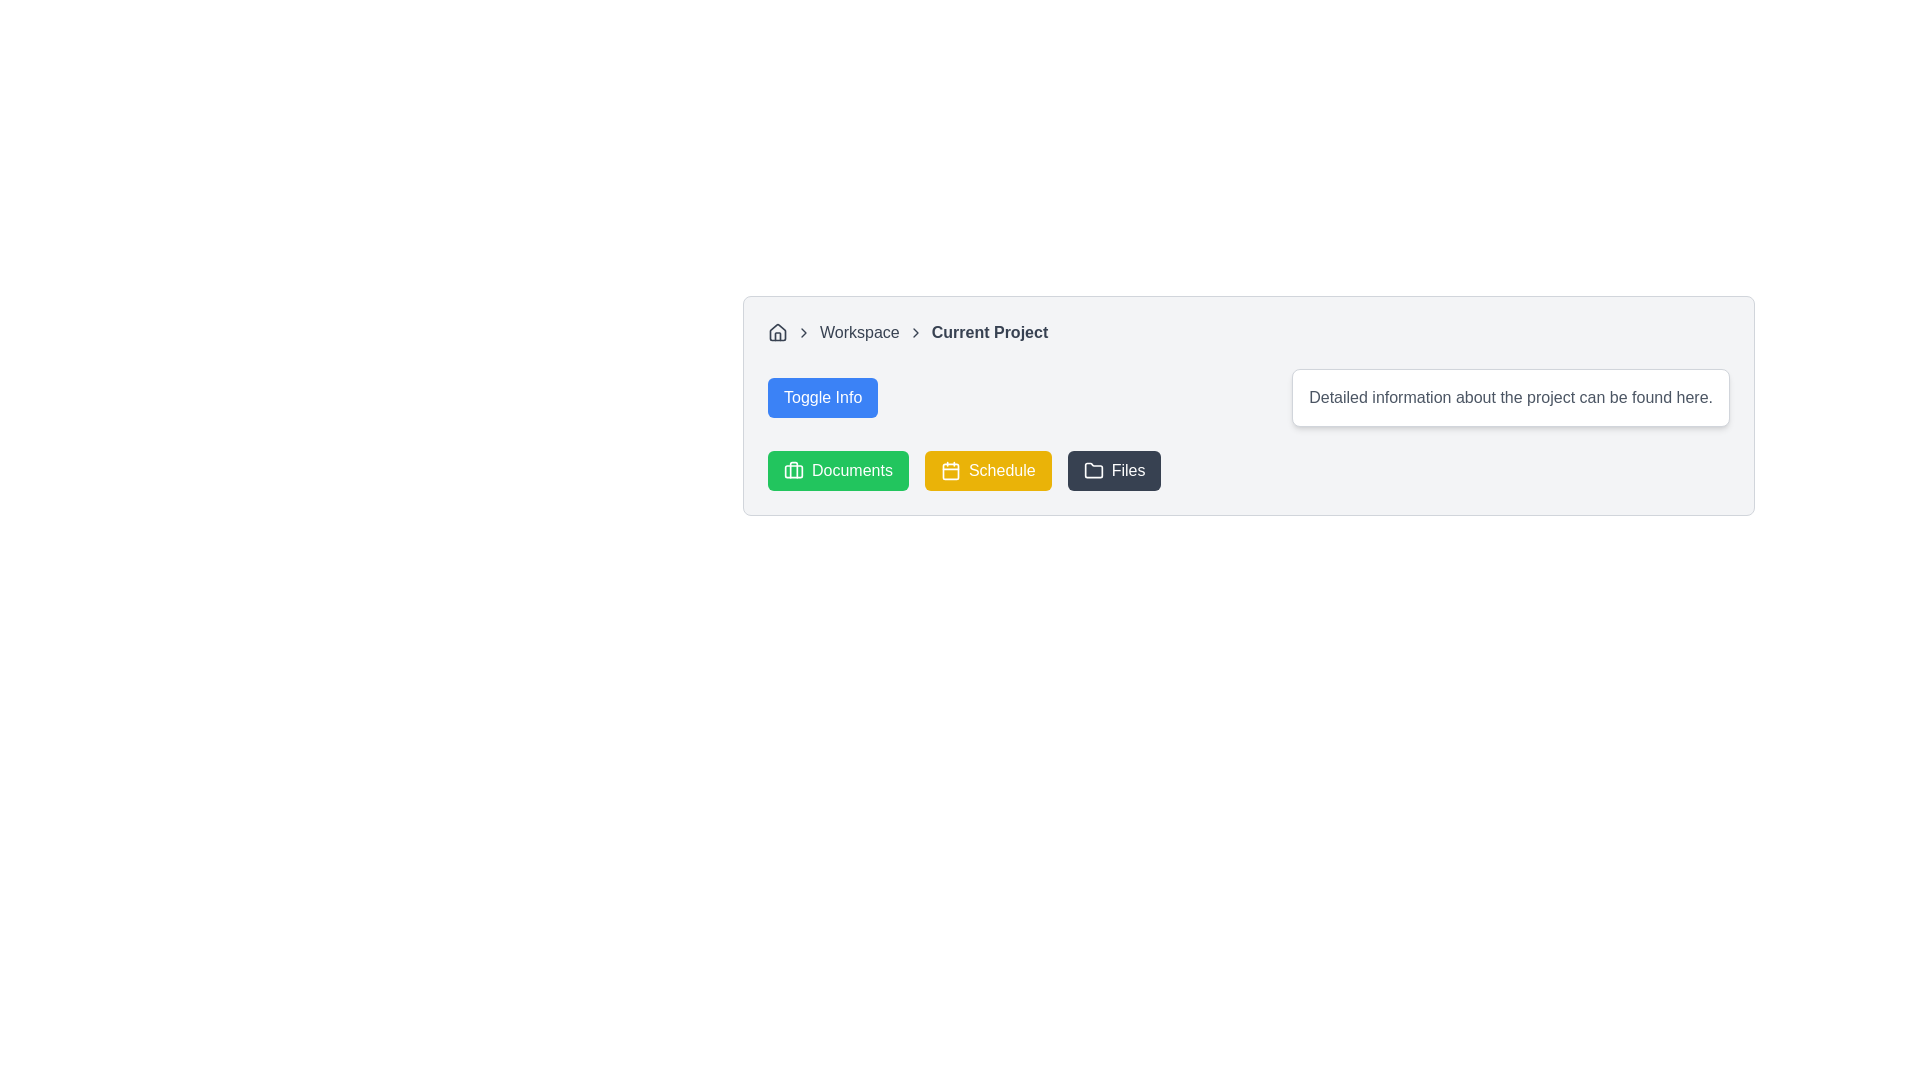 This screenshot has width=1920, height=1080. What do you see at coordinates (859, 331) in the screenshot?
I see `the 'Workspace' text-based navigation label in the breadcrumb navigation bar` at bounding box center [859, 331].